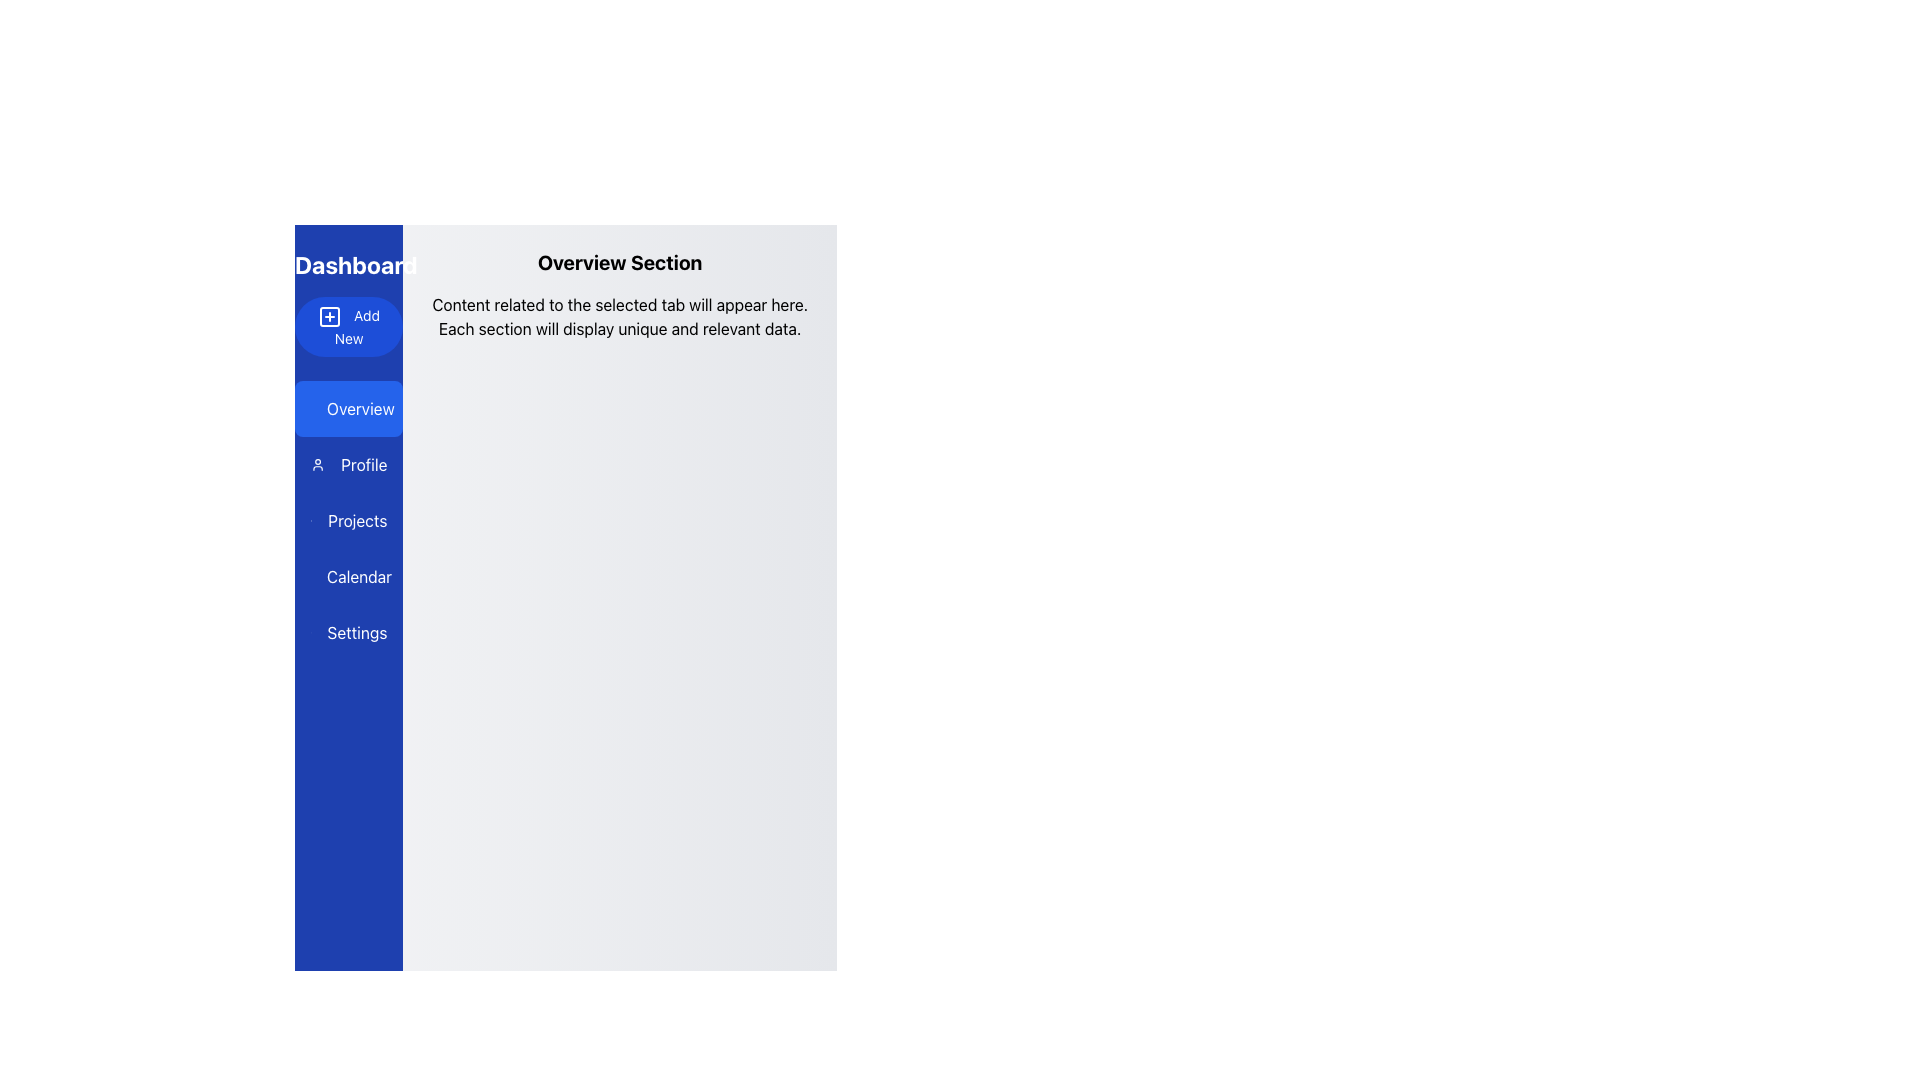  What do you see at coordinates (349, 519) in the screenshot?
I see `the 'Projects' navigation item located in the side navigation bar, which is the third item in the list between 'Profile' and 'Calendar'` at bounding box center [349, 519].